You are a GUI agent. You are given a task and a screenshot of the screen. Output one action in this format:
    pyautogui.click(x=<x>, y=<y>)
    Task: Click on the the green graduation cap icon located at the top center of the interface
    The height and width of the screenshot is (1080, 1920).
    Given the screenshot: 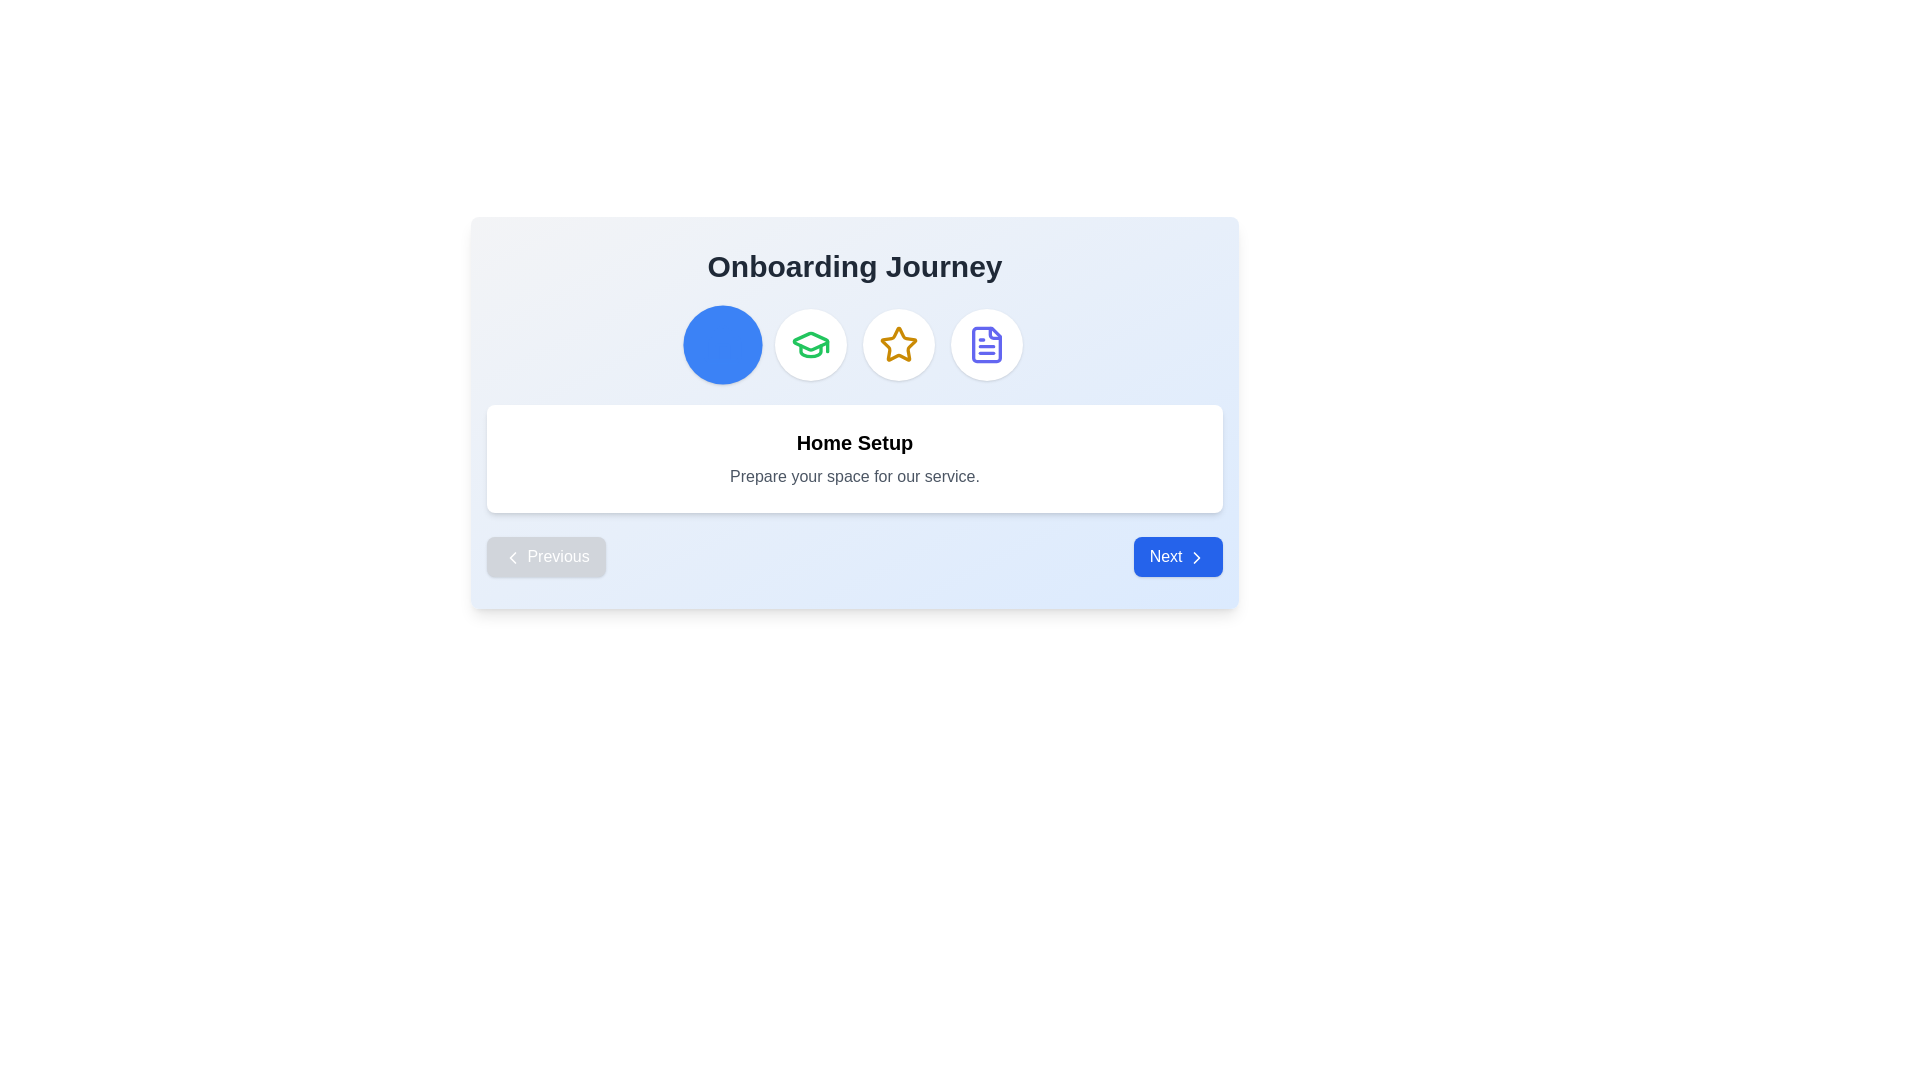 What is the action you would take?
    pyautogui.click(x=811, y=343)
    